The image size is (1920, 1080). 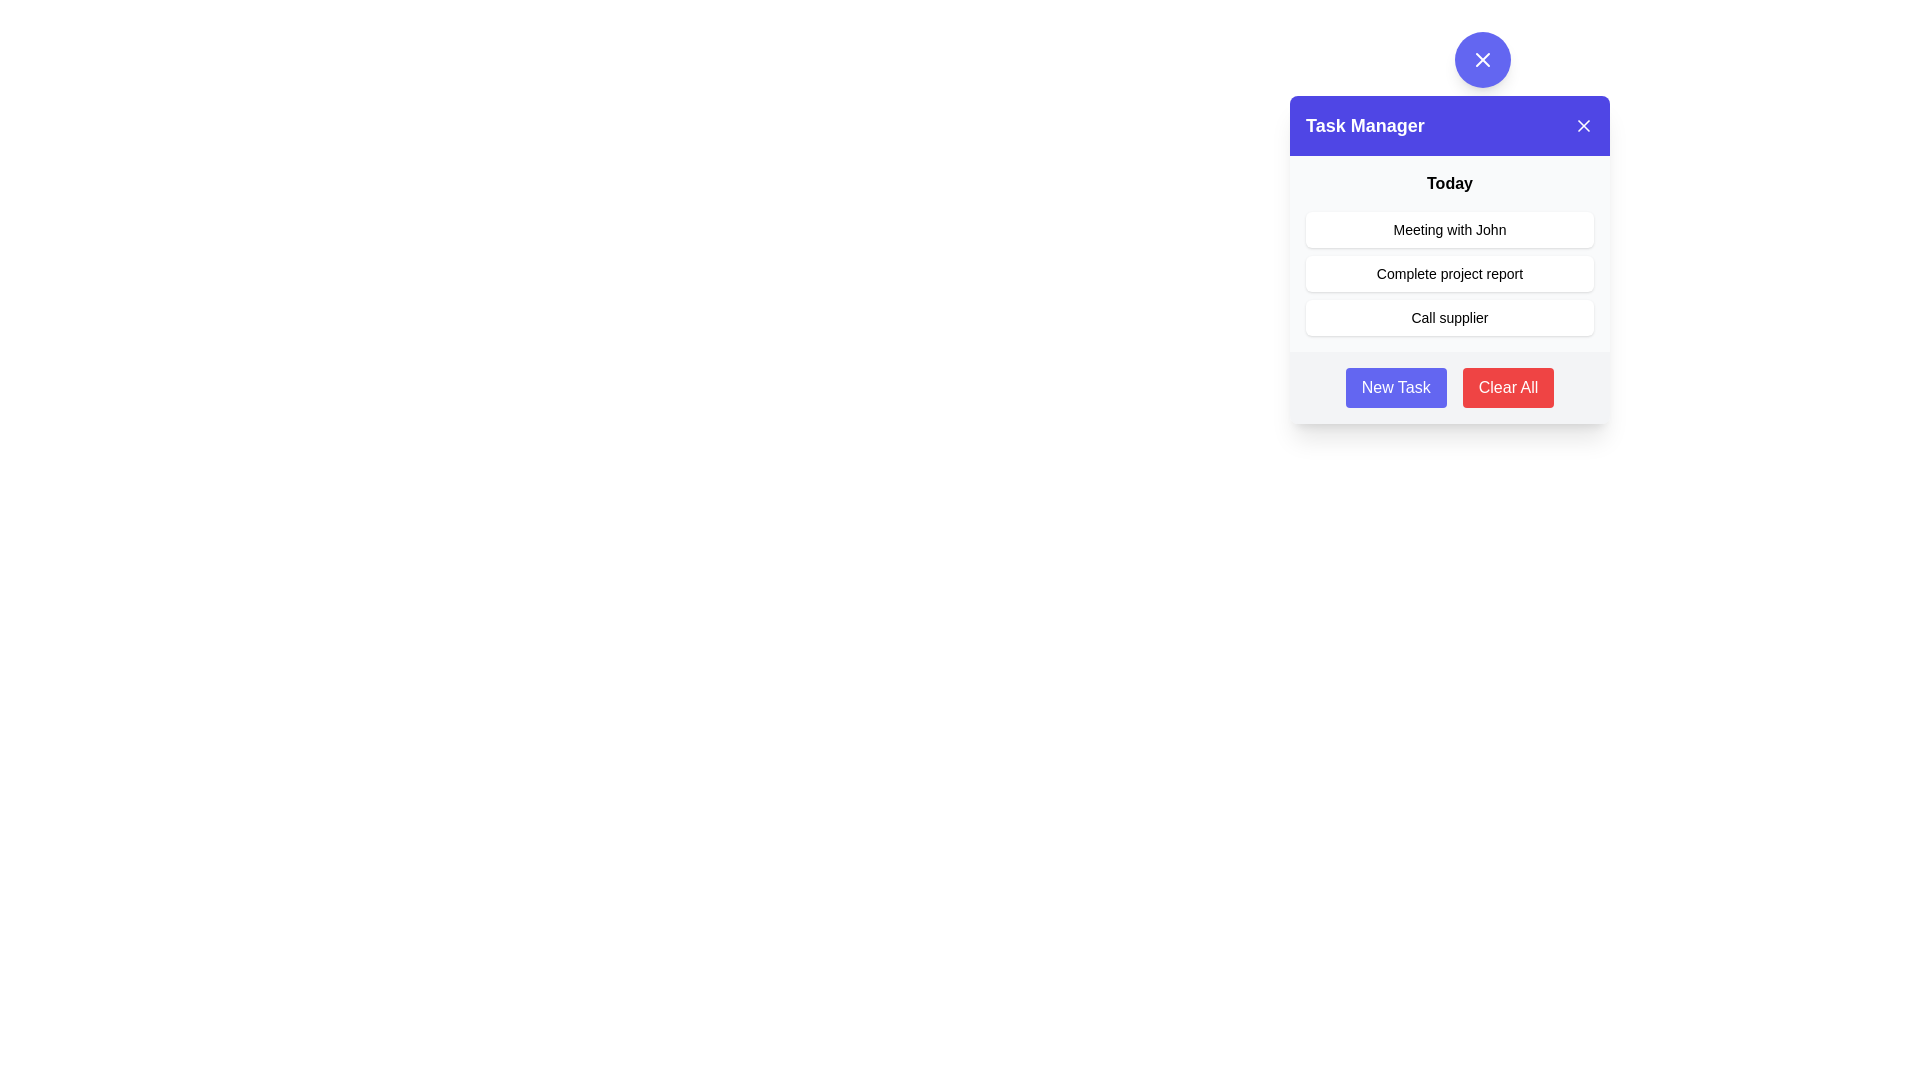 What do you see at coordinates (1449, 316) in the screenshot?
I see `the interactive button used to contact a supplier in the 'Task Manager' panel for keyboard interaction` at bounding box center [1449, 316].